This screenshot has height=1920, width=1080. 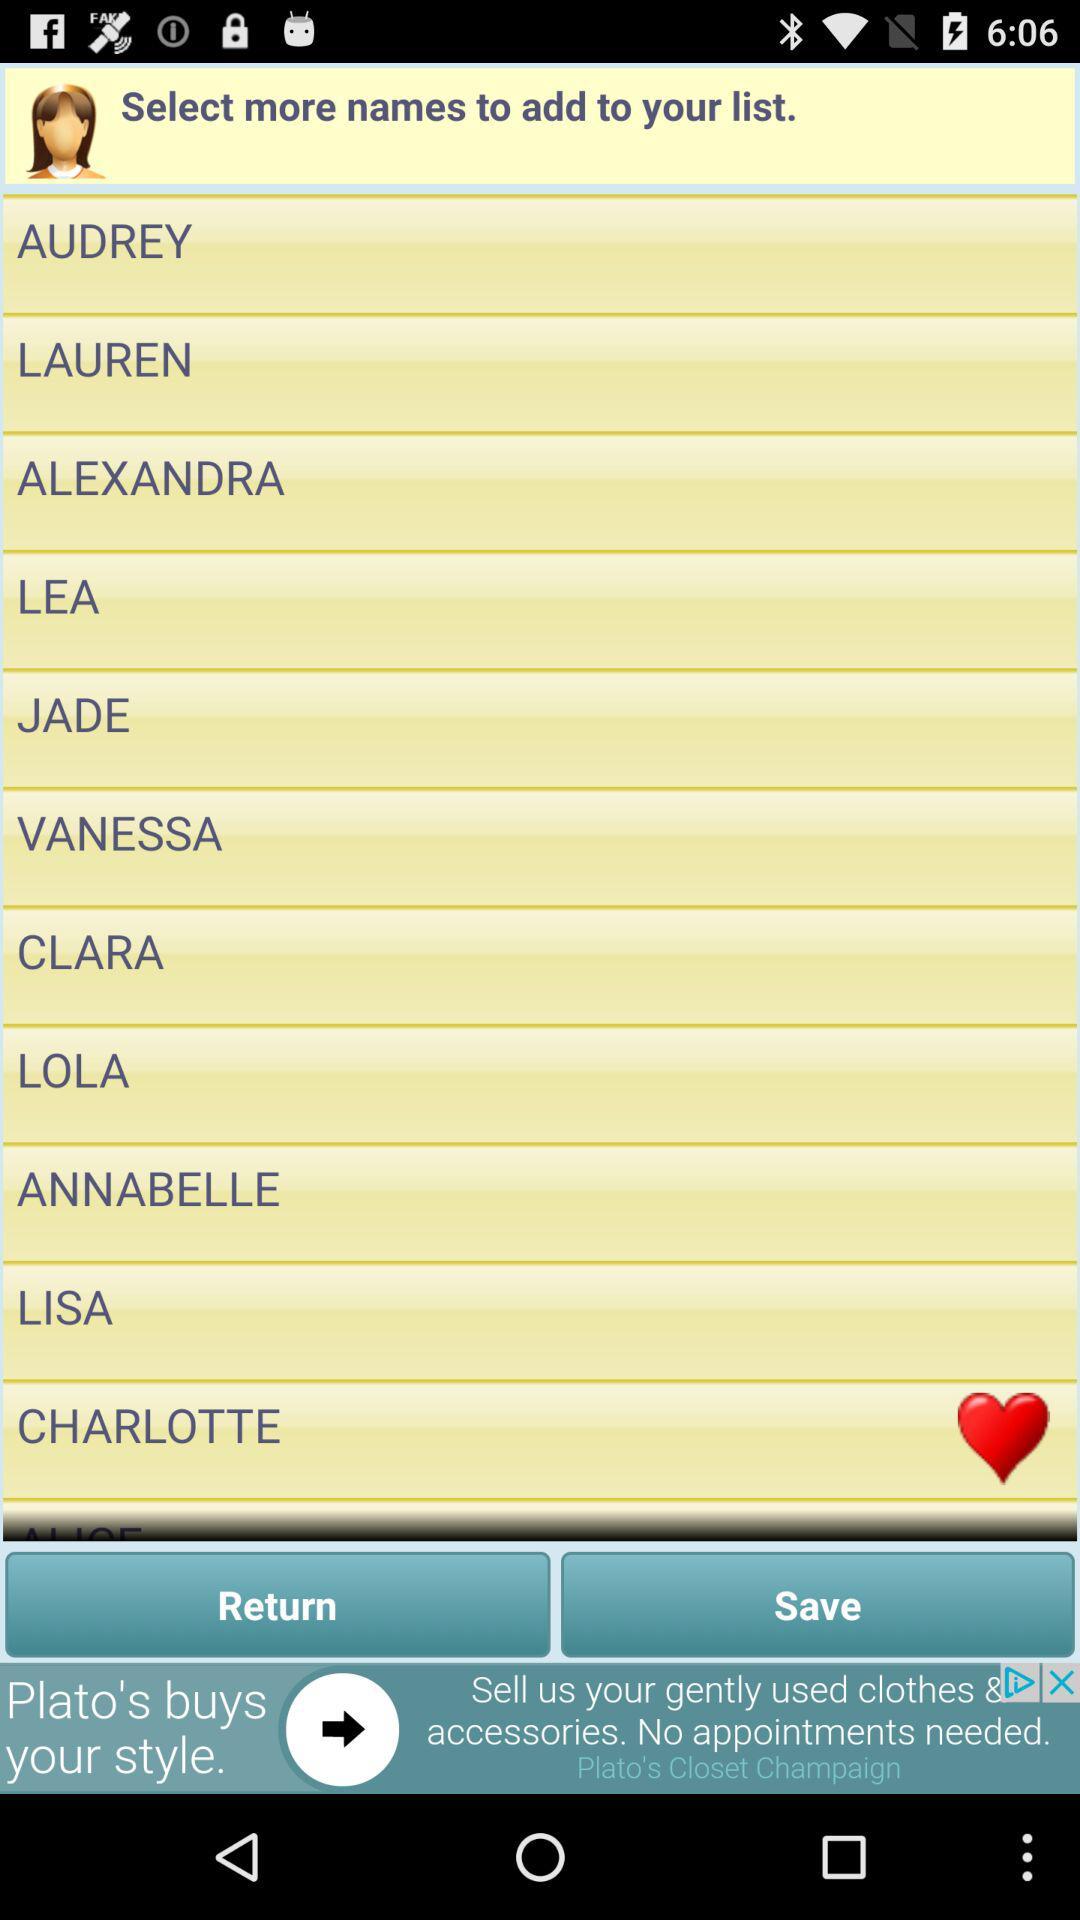 I want to click on if you click here it would add lea to the list, so click(x=1003, y=608).